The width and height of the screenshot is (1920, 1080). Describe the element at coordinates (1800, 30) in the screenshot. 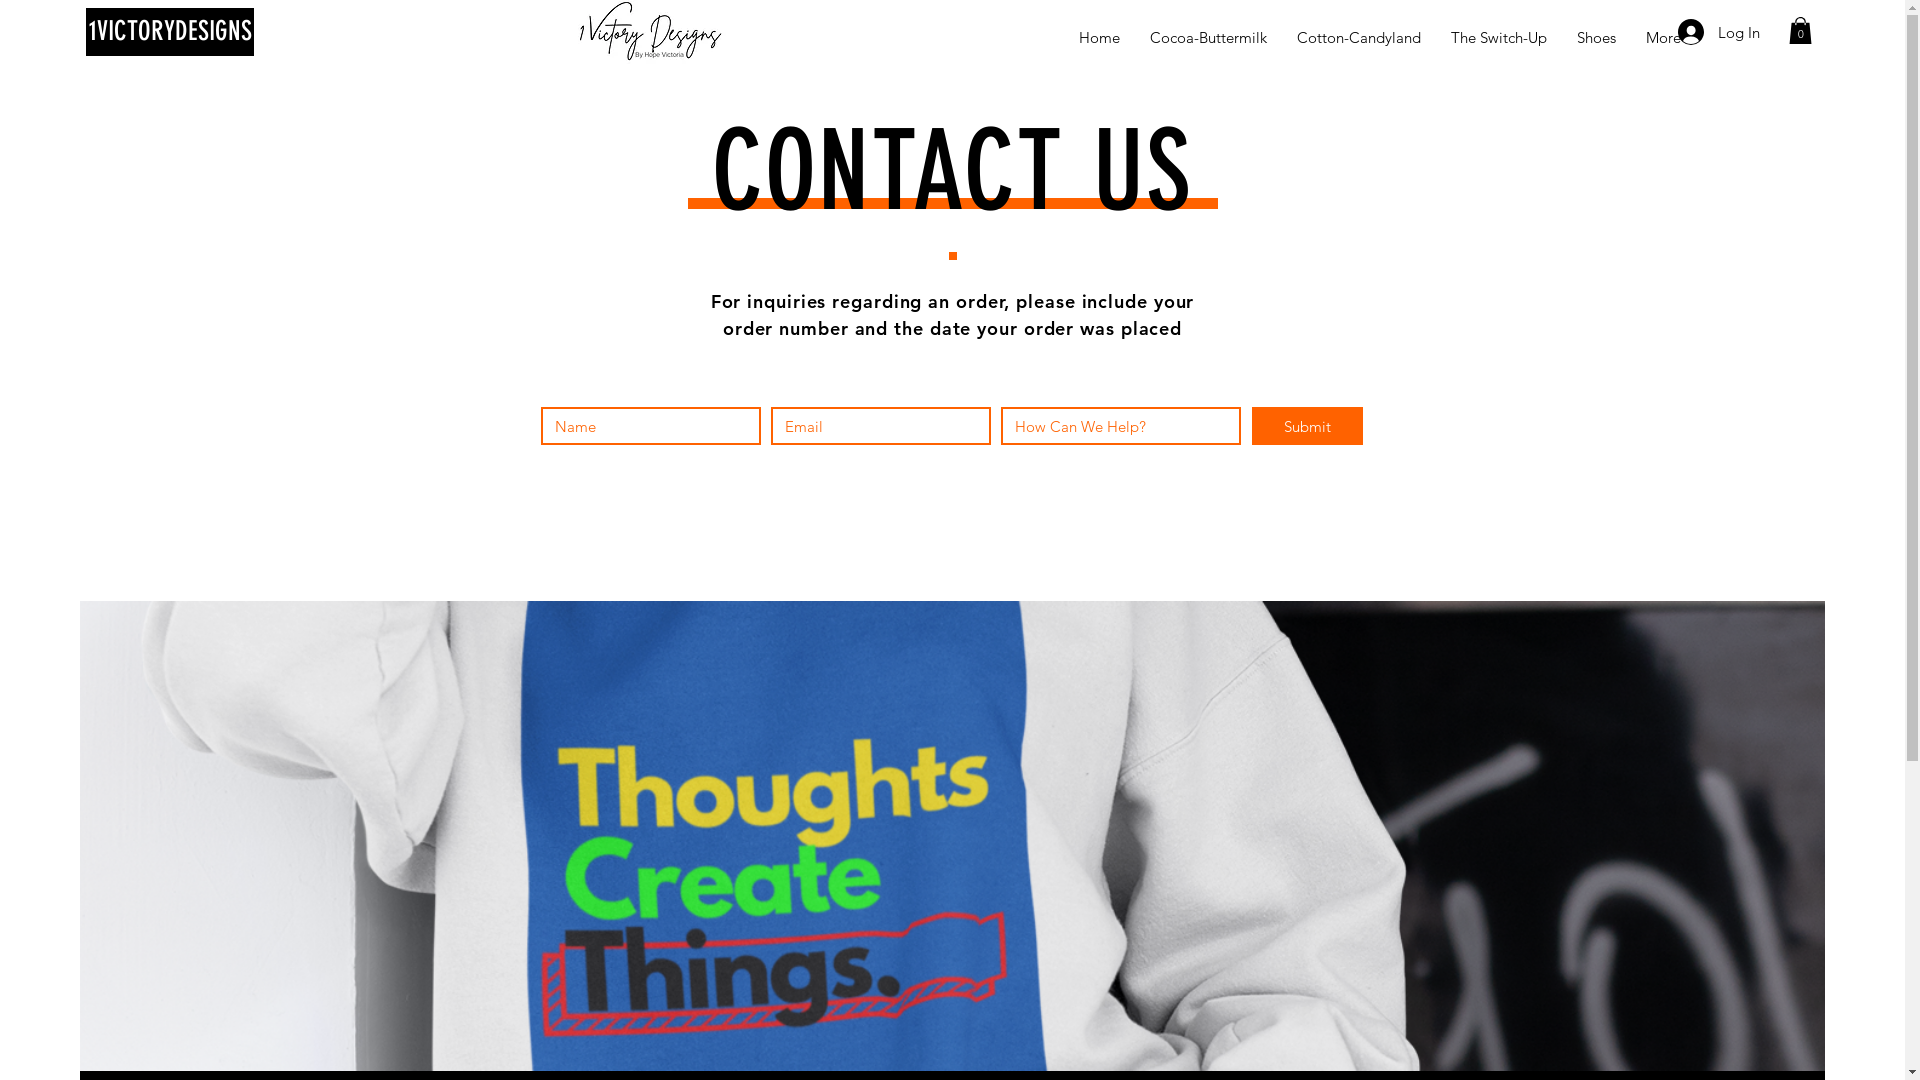

I see `'0'` at that location.